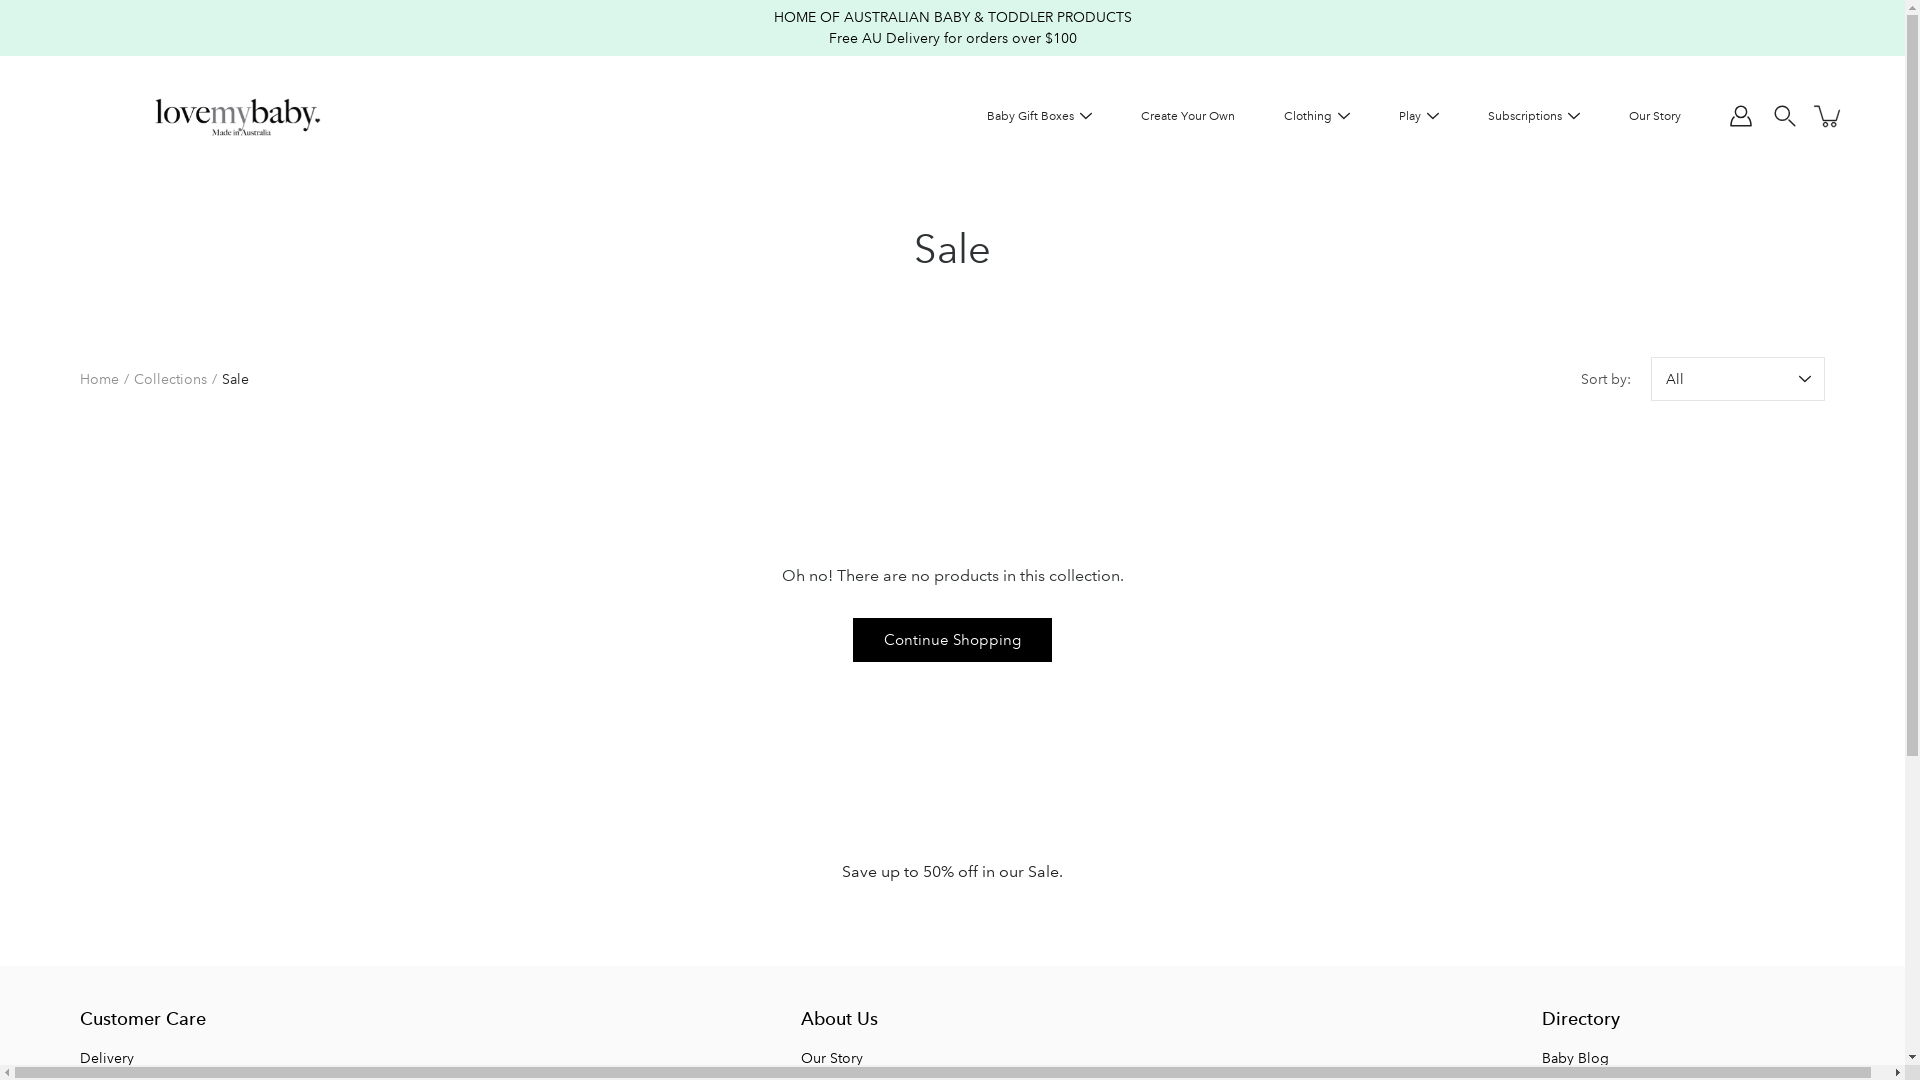  What do you see at coordinates (1307, 116) in the screenshot?
I see `'Clothing'` at bounding box center [1307, 116].